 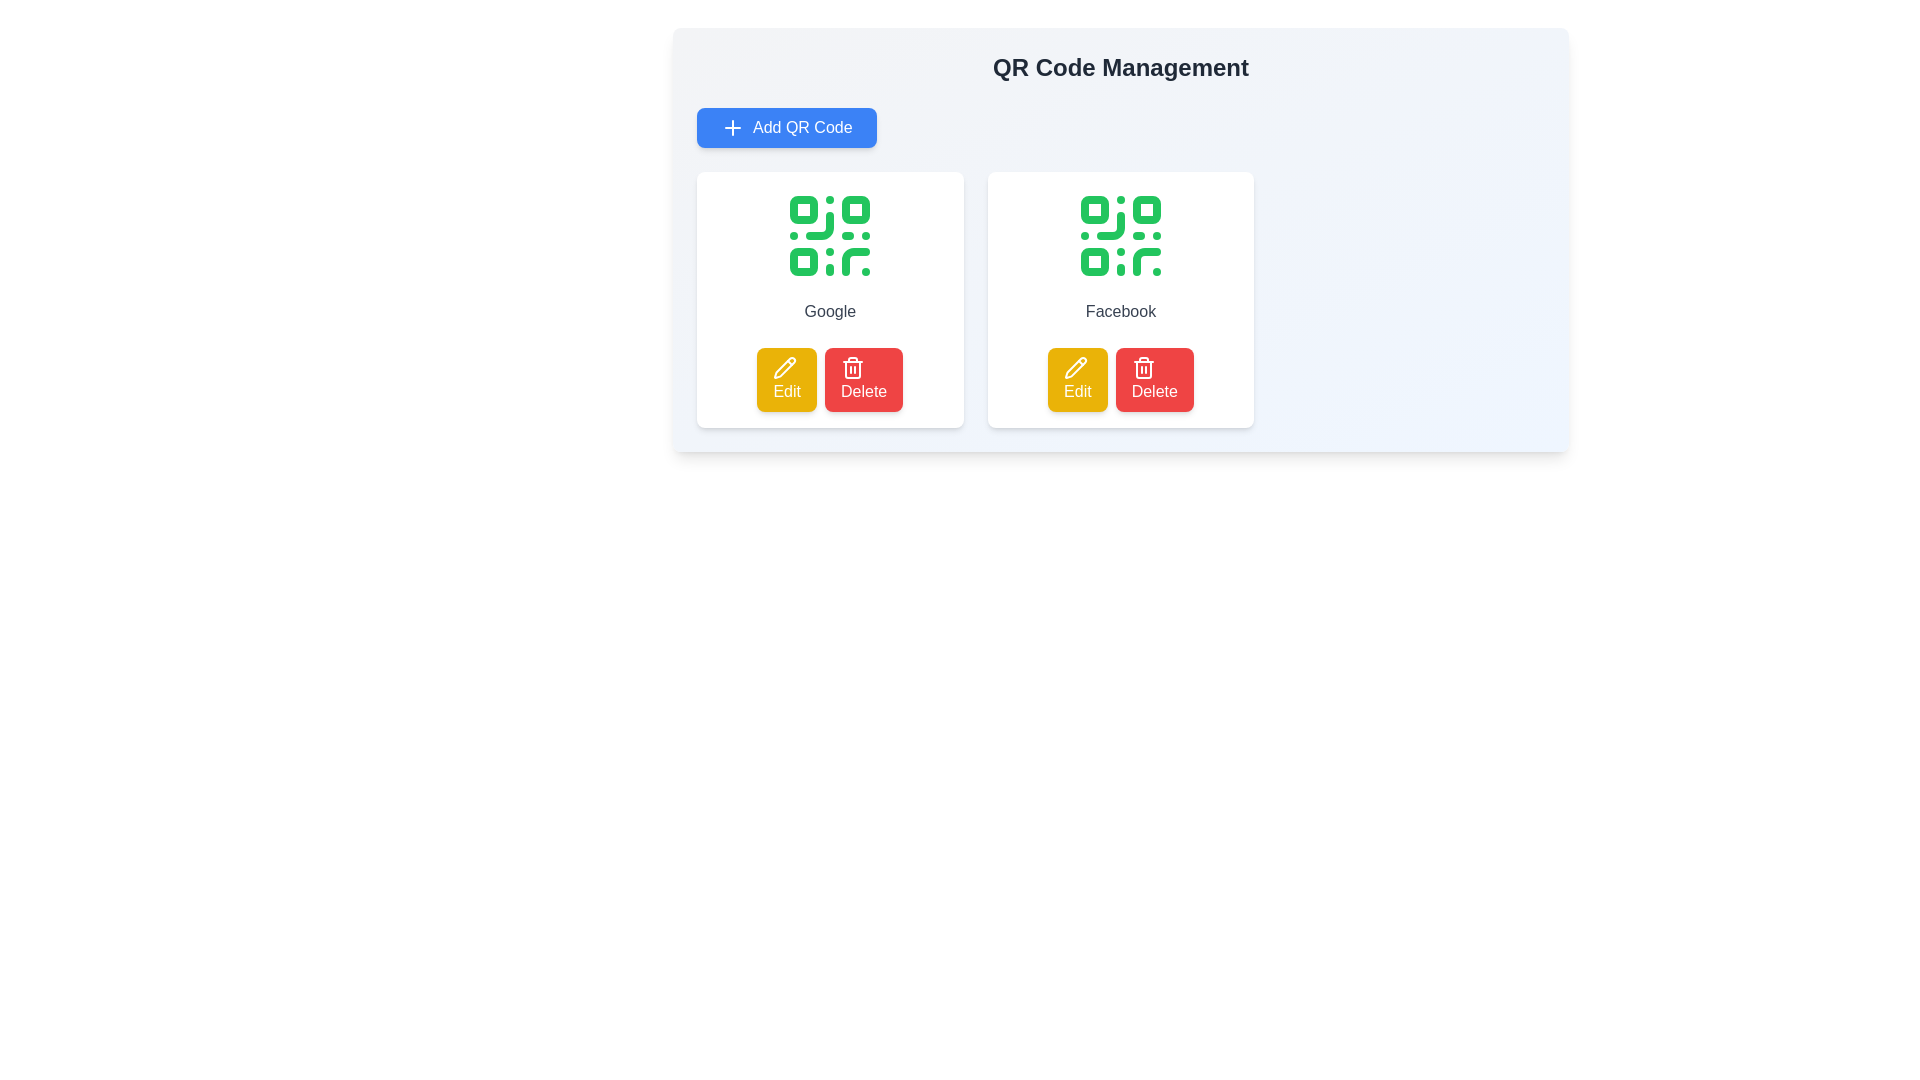 What do you see at coordinates (784, 367) in the screenshot?
I see `the pencil icon within the yellow 'Edit' button located beneath the first QR code card labeled 'Google'` at bounding box center [784, 367].